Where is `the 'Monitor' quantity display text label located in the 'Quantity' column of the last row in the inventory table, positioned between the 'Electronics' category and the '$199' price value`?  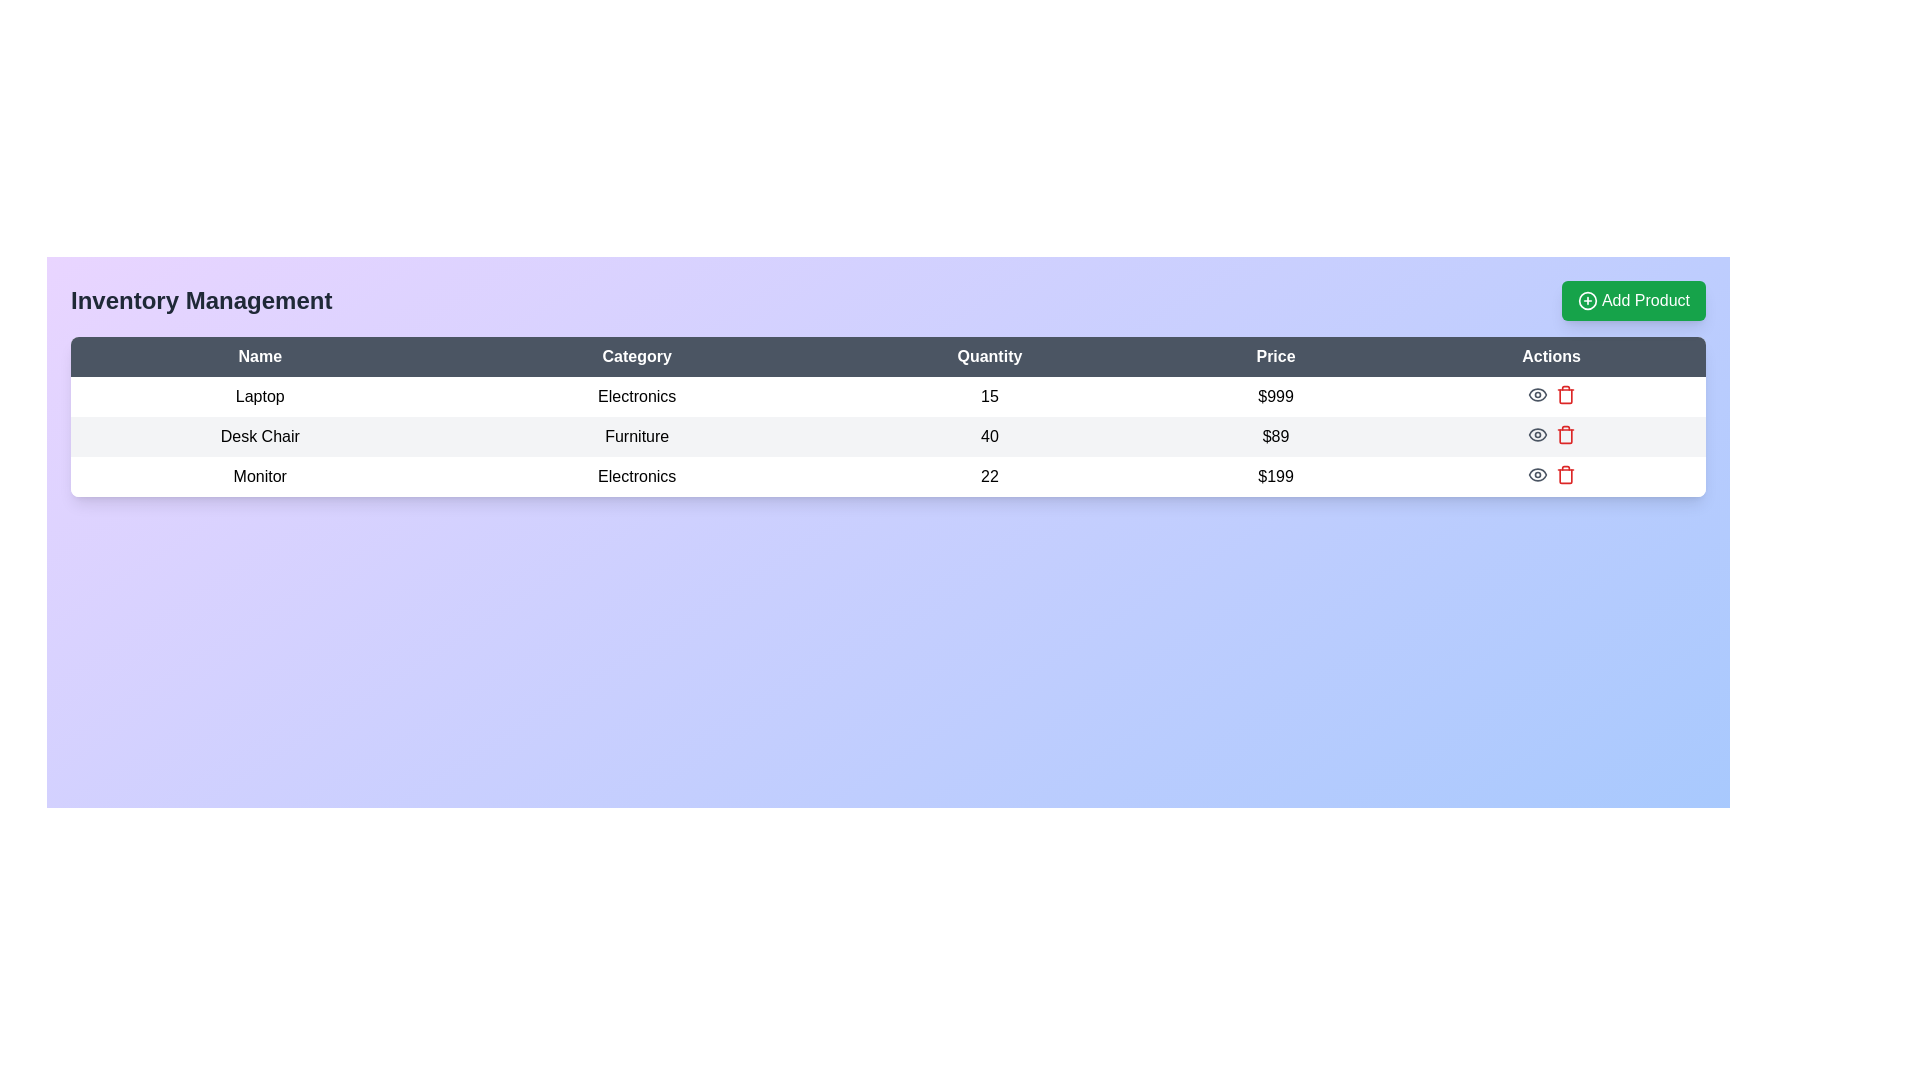 the 'Monitor' quantity display text label located in the 'Quantity' column of the last row in the inventory table, positioned between the 'Electronics' category and the '$199' price value is located at coordinates (989, 477).